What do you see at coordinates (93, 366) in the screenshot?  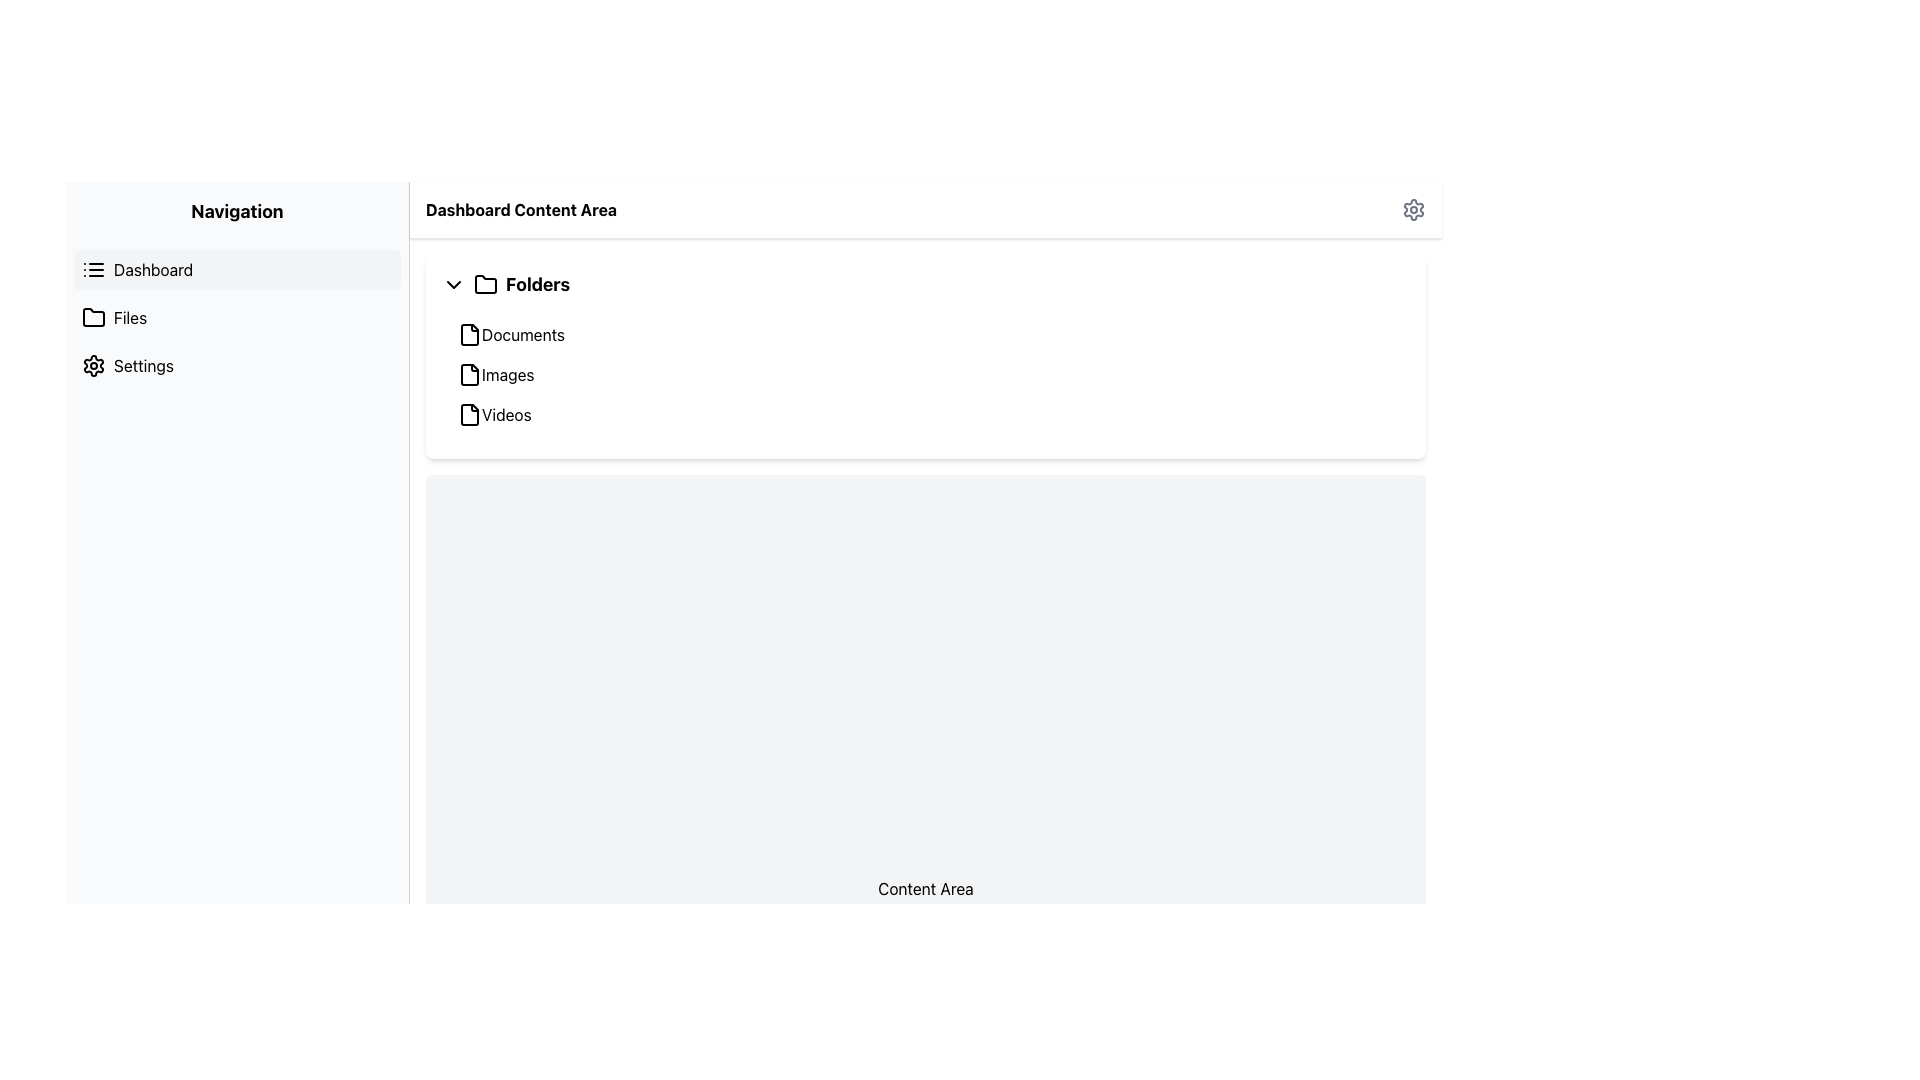 I see `the cogwheel icon in the sidebar navigation under 'Settings'` at bounding box center [93, 366].